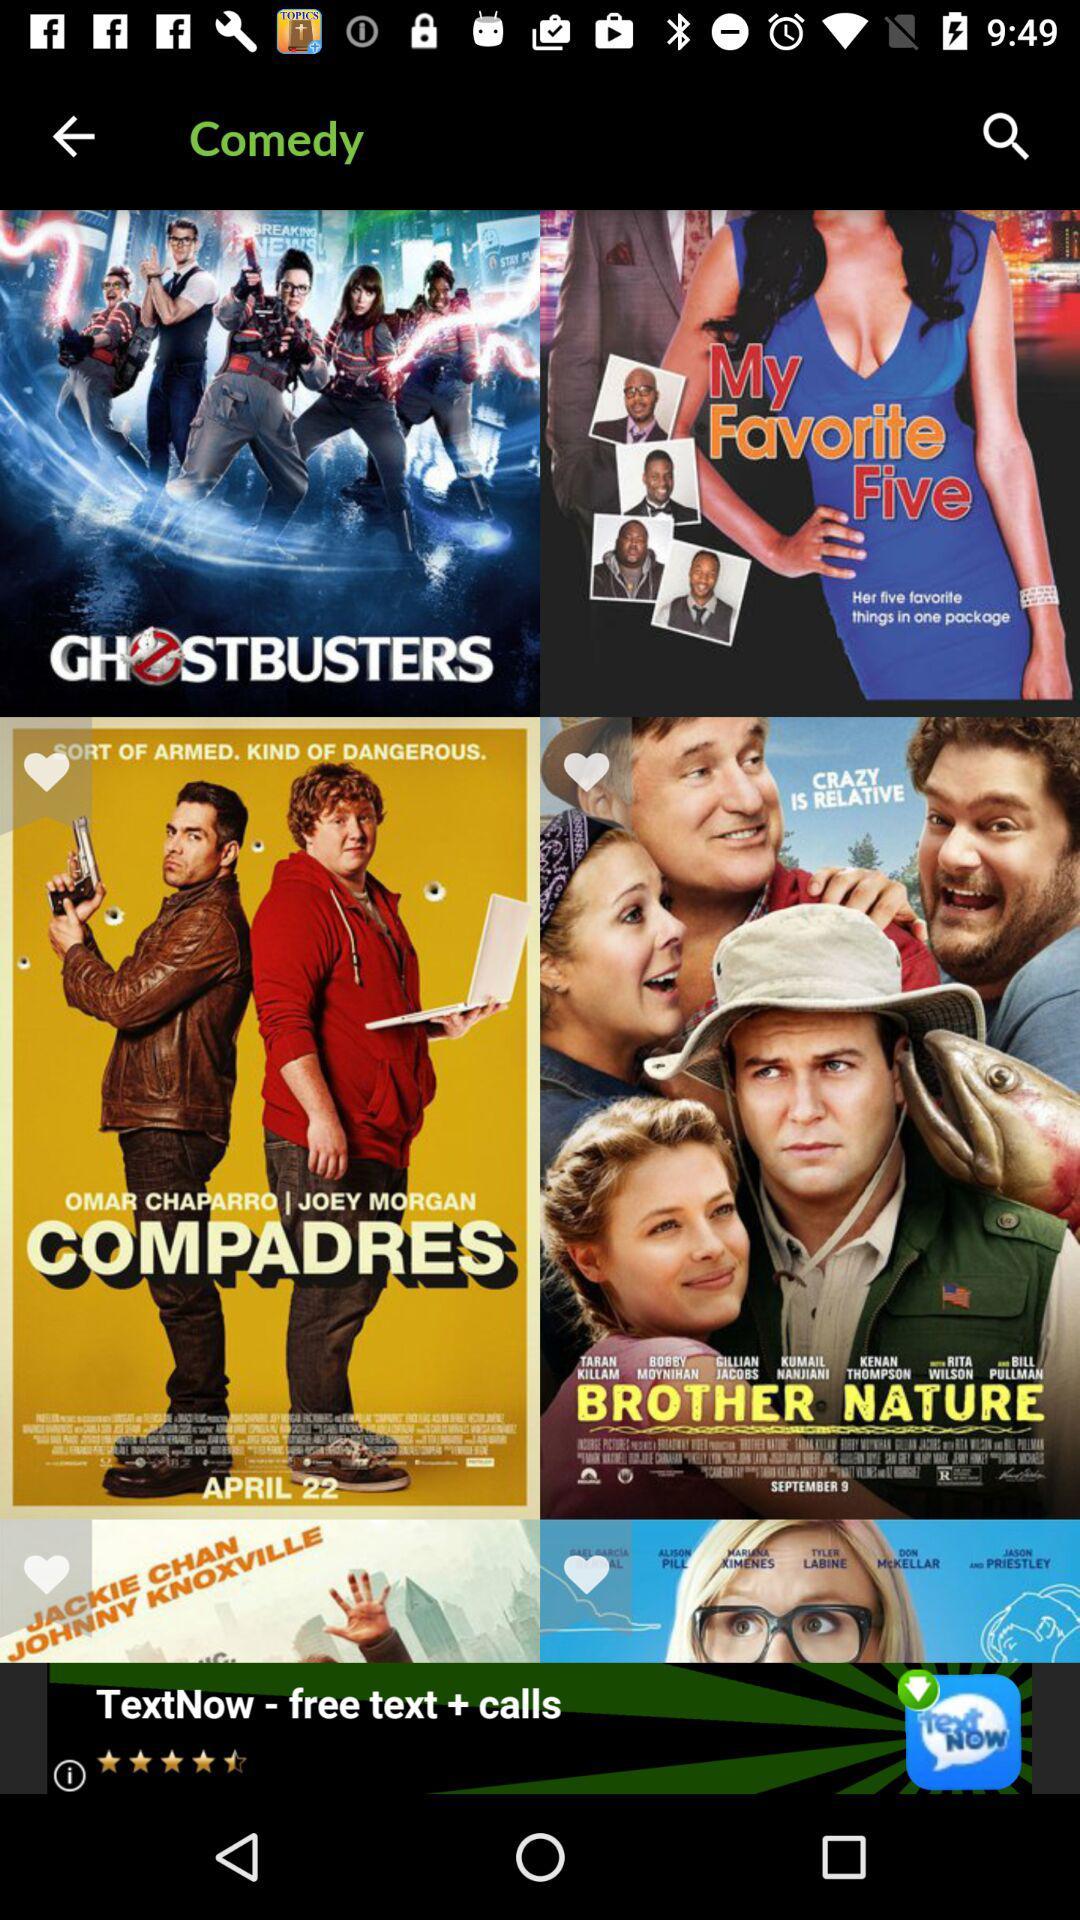  I want to click on the icon to the left of the comedy item, so click(72, 135).